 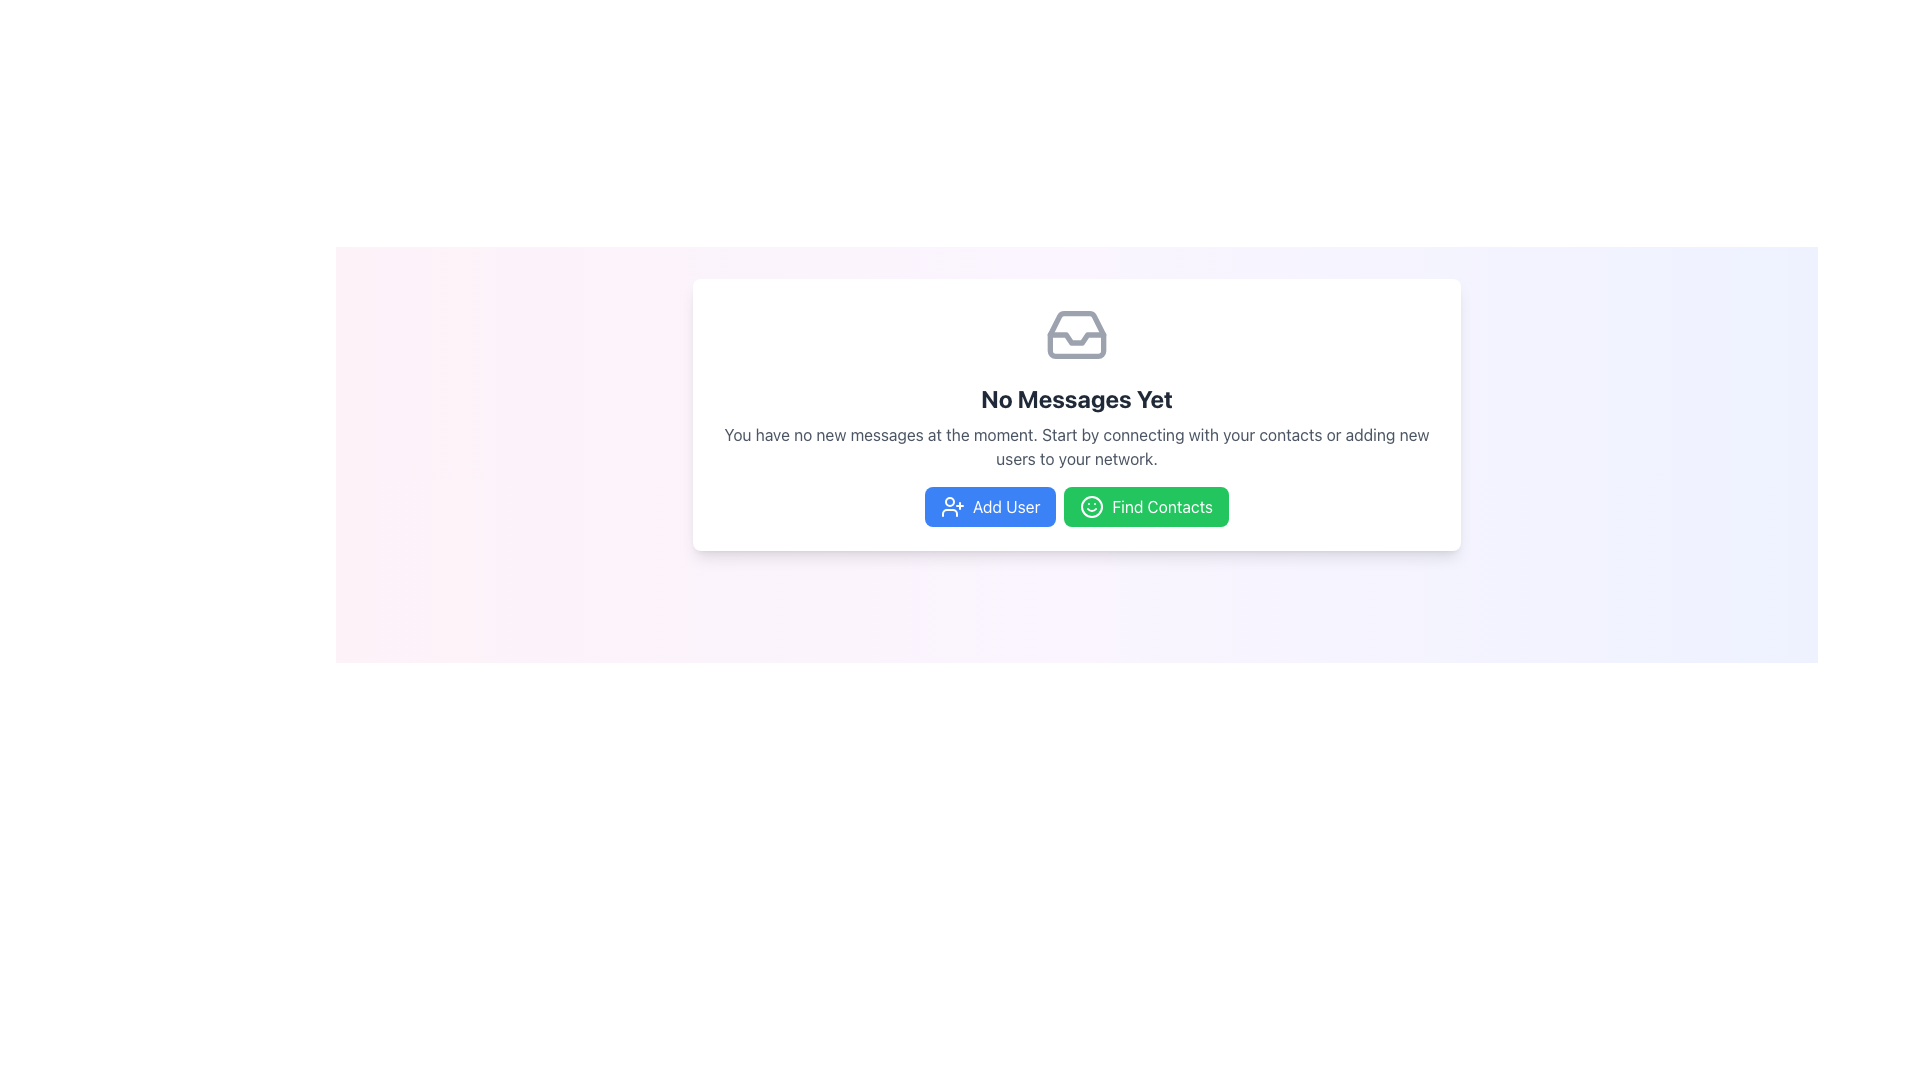 What do you see at coordinates (1075, 398) in the screenshot?
I see `the text display indicating that there are currently no messages available, which is centrally positioned below an inbox icon` at bounding box center [1075, 398].